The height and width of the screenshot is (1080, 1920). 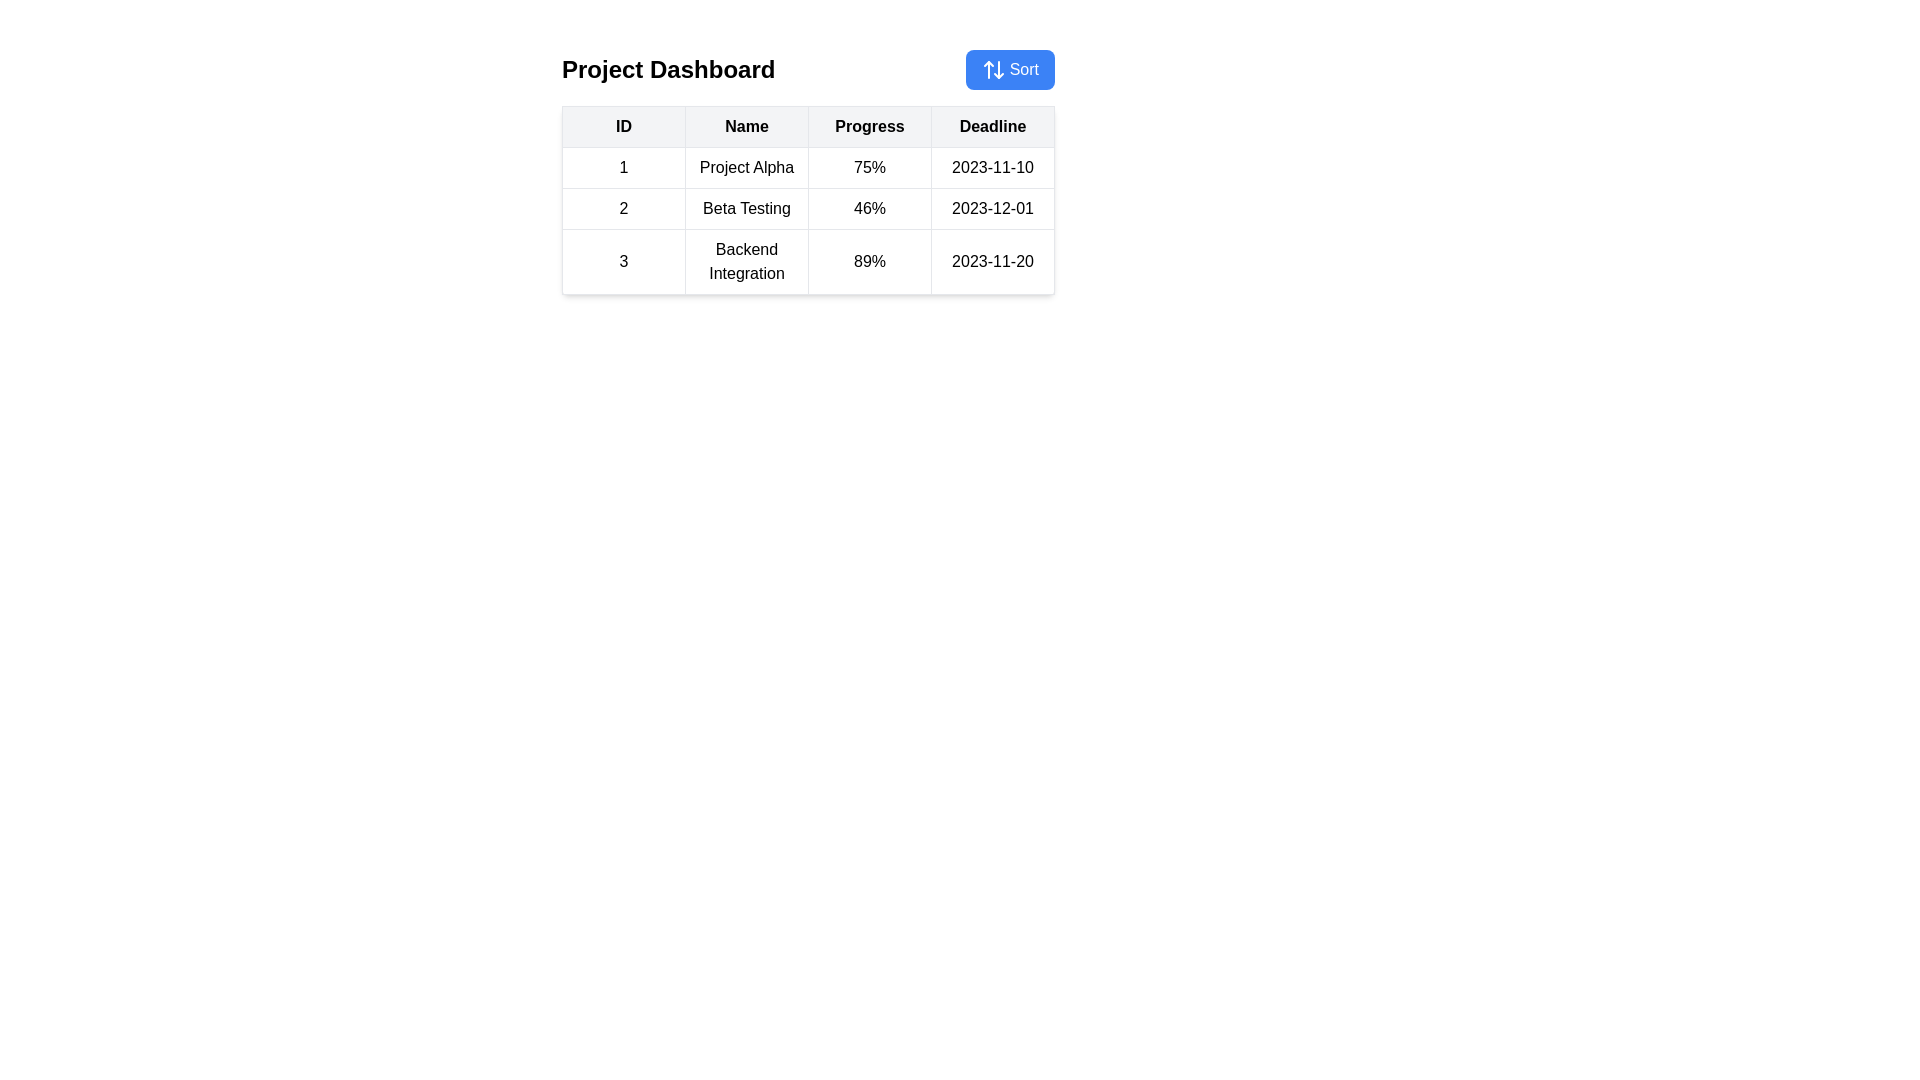 What do you see at coordinates (746, 261) in the screenshot?
I see `text from the label in the second column of the table row corresponding to the entry with ID '3'` at bounding box center [746, 261].